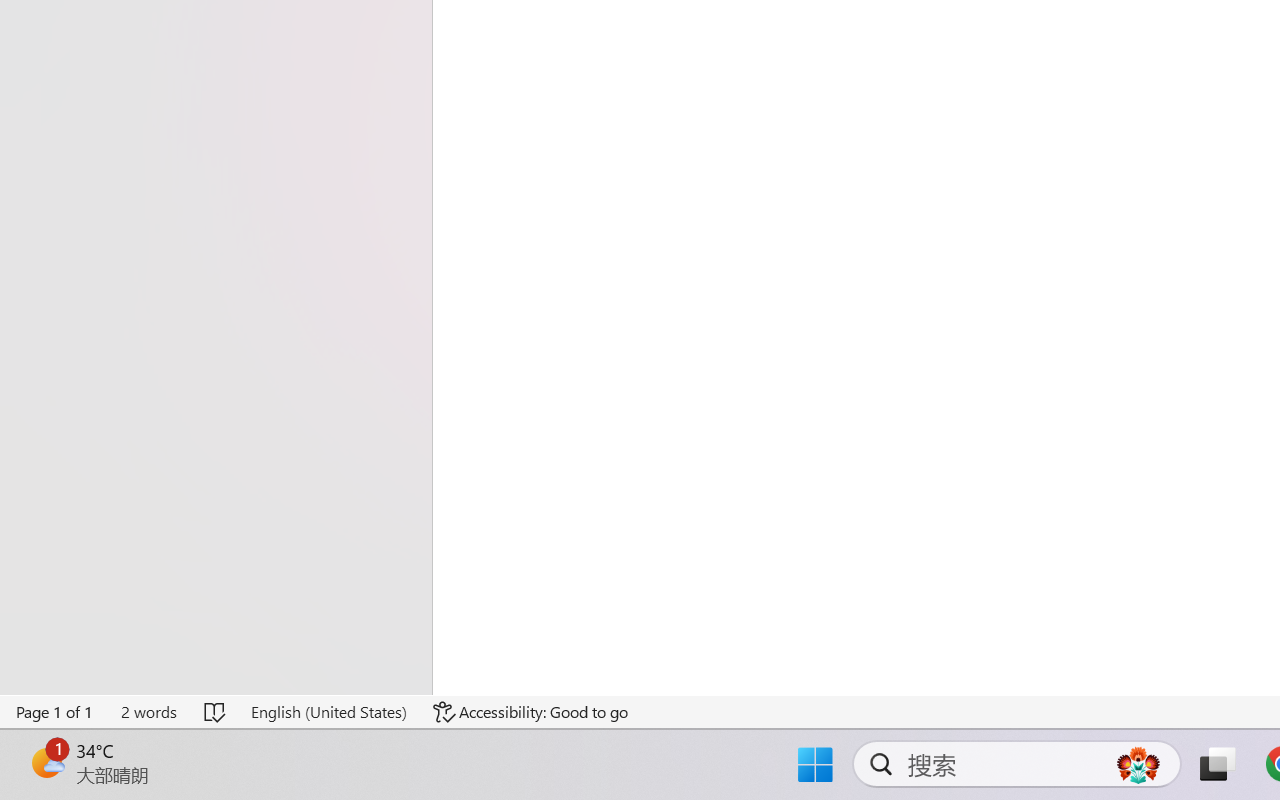 Image resolution: width=1280 pixels, height=800 pixels. I want to click on 'Spelling and Grammar Check No Errors', so click(216, 711).